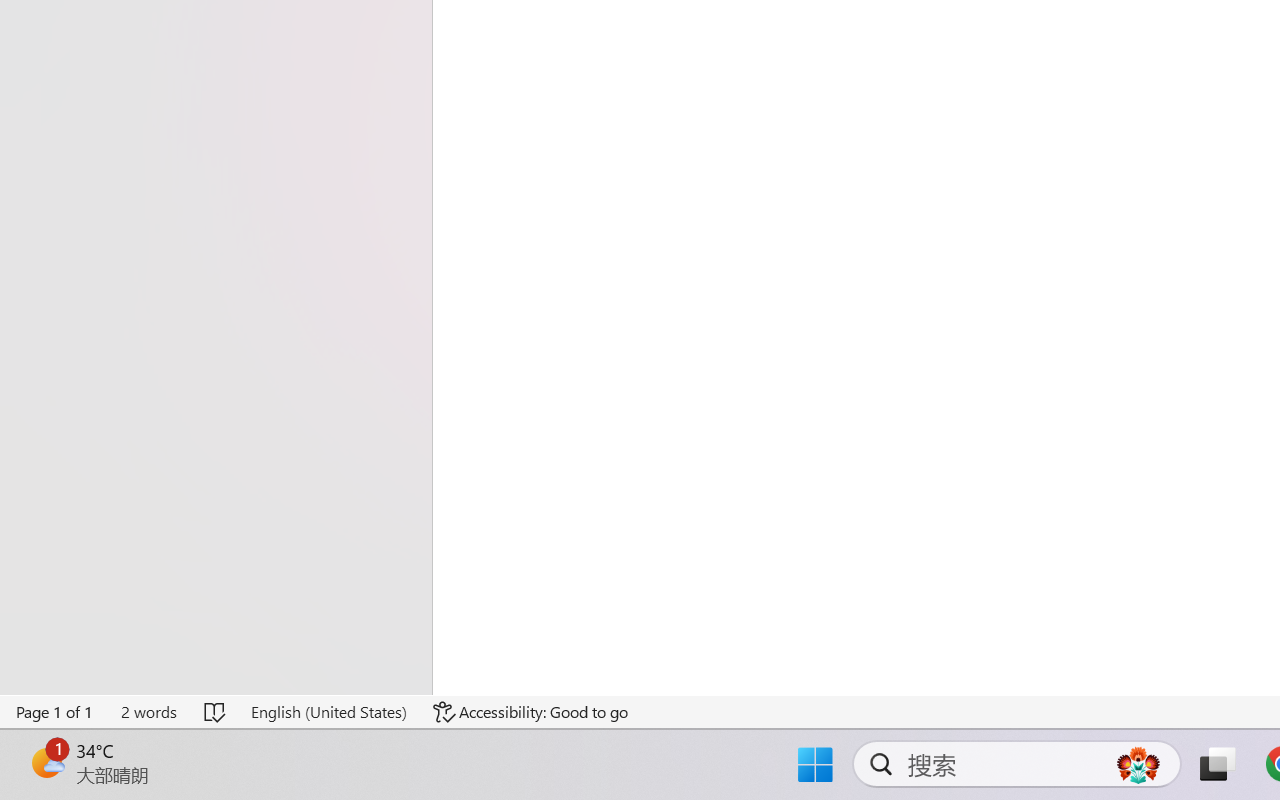 Image resolution: width=1280 pixels, height=800 pixels. I want to click on 'Spelling and Grammar Check No Errors', so click(216, 711).